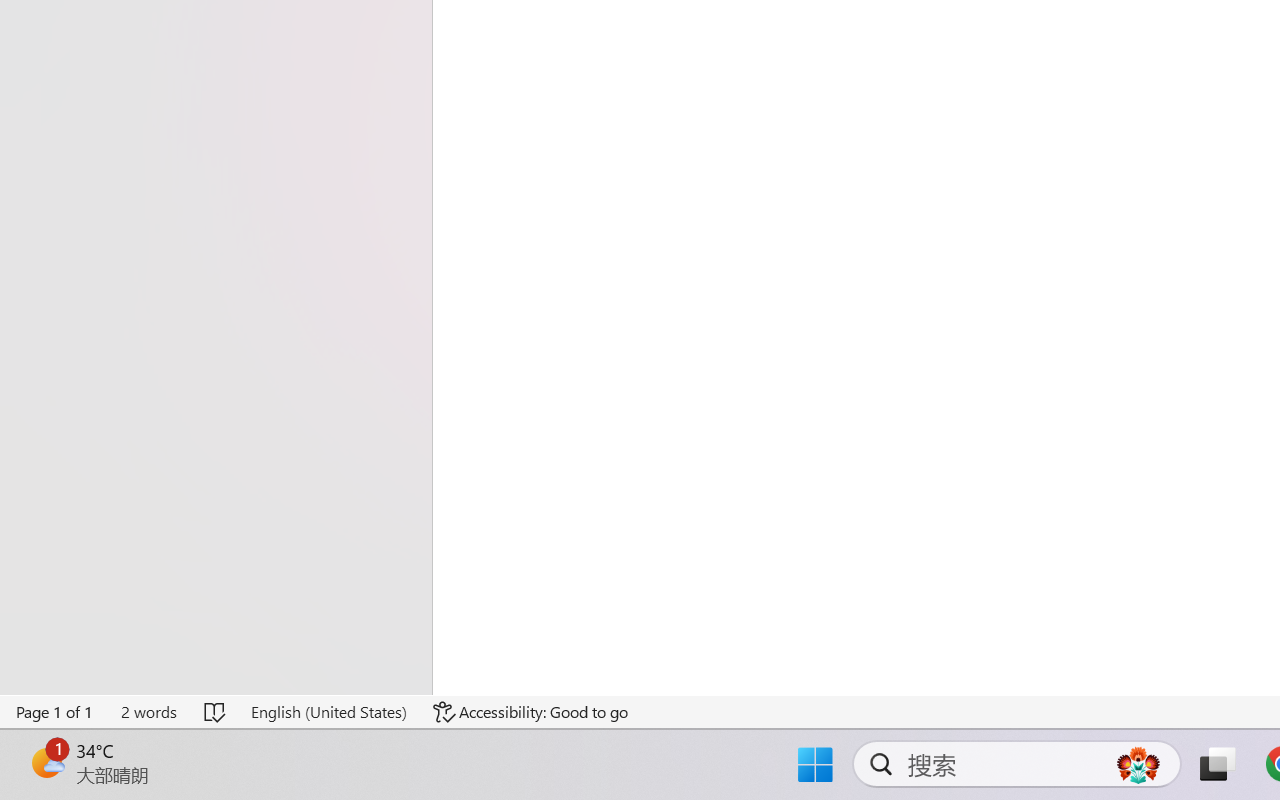 Image resolution: width=1280 pixels, height=800 pixels. I want to click on 'Spelling and Grammar Check No Errors', so click(216, 711).